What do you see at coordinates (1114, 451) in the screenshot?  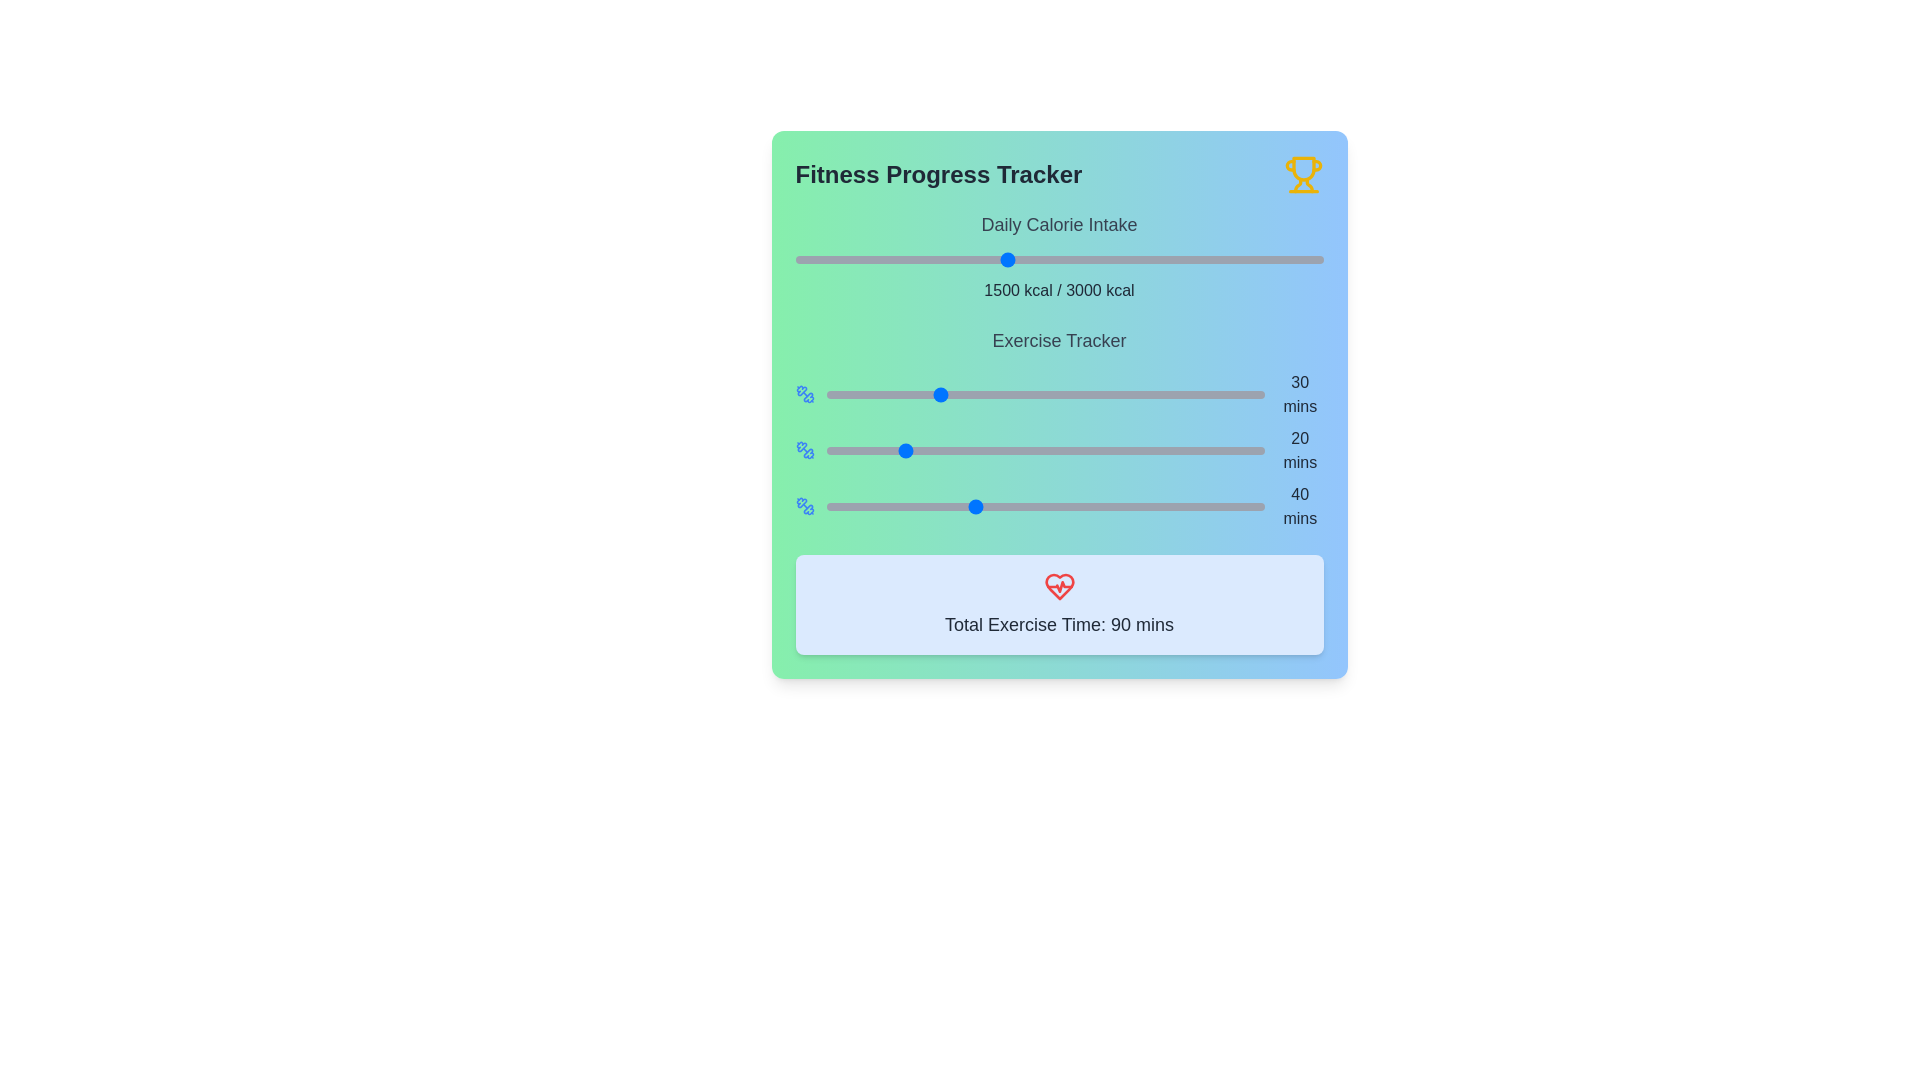 I see `the slider value` at bounding box center [1114, 451].